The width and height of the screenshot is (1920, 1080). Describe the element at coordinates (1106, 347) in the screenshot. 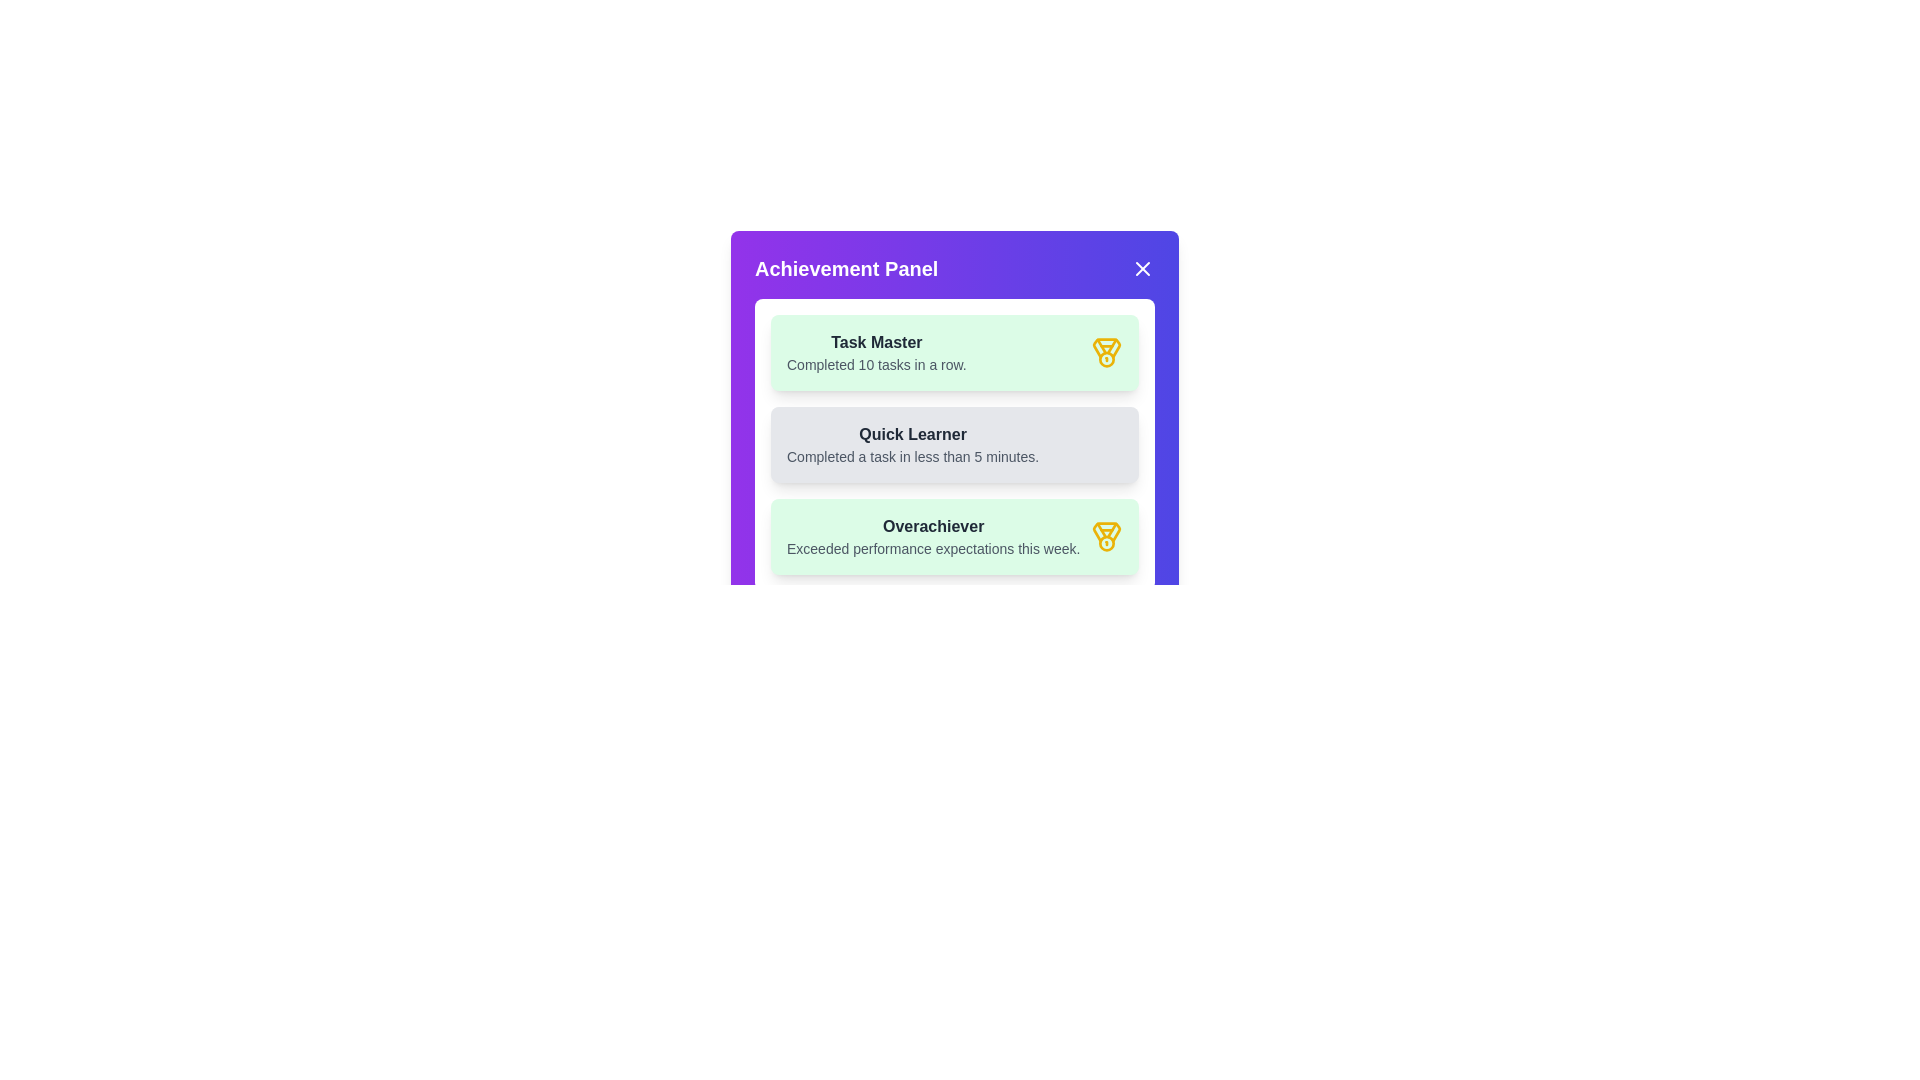

I see `the medal icon representing achievement located in the upper section of the panel within the 'Task Master' award item, aligned on the right edge of the item` at that location.